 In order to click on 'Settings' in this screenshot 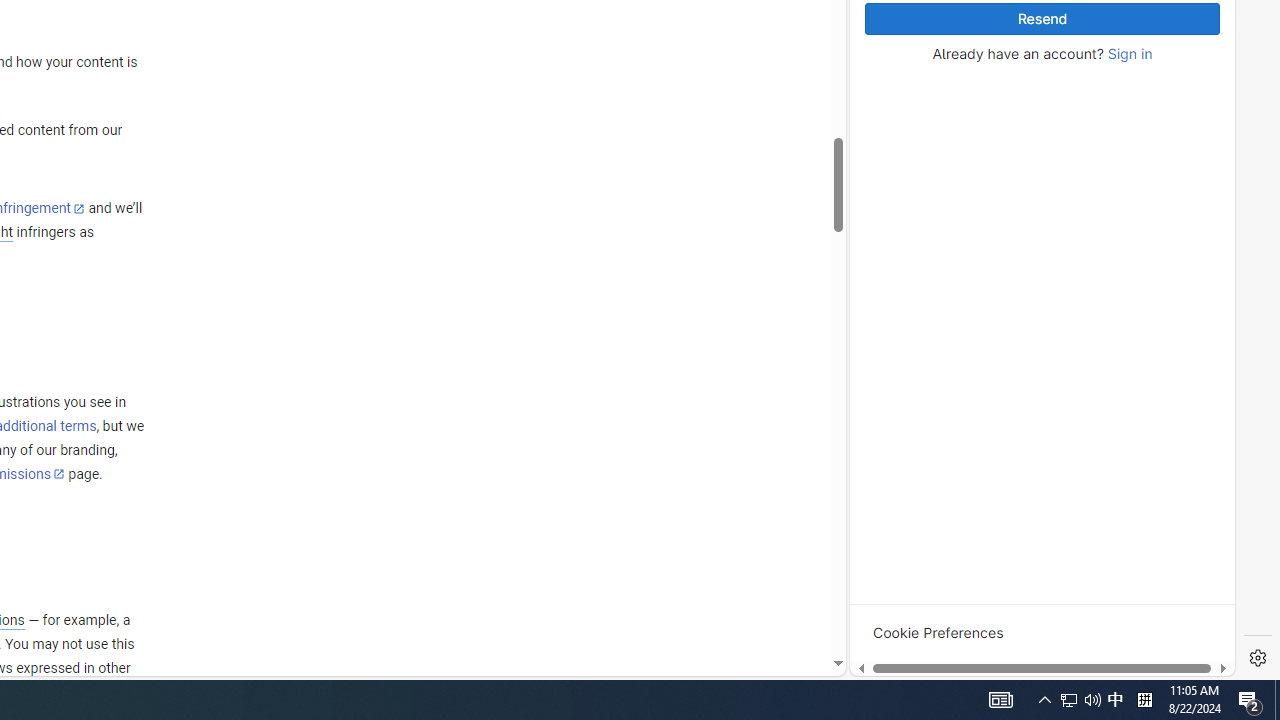, I will do `click(1257, 658)`.